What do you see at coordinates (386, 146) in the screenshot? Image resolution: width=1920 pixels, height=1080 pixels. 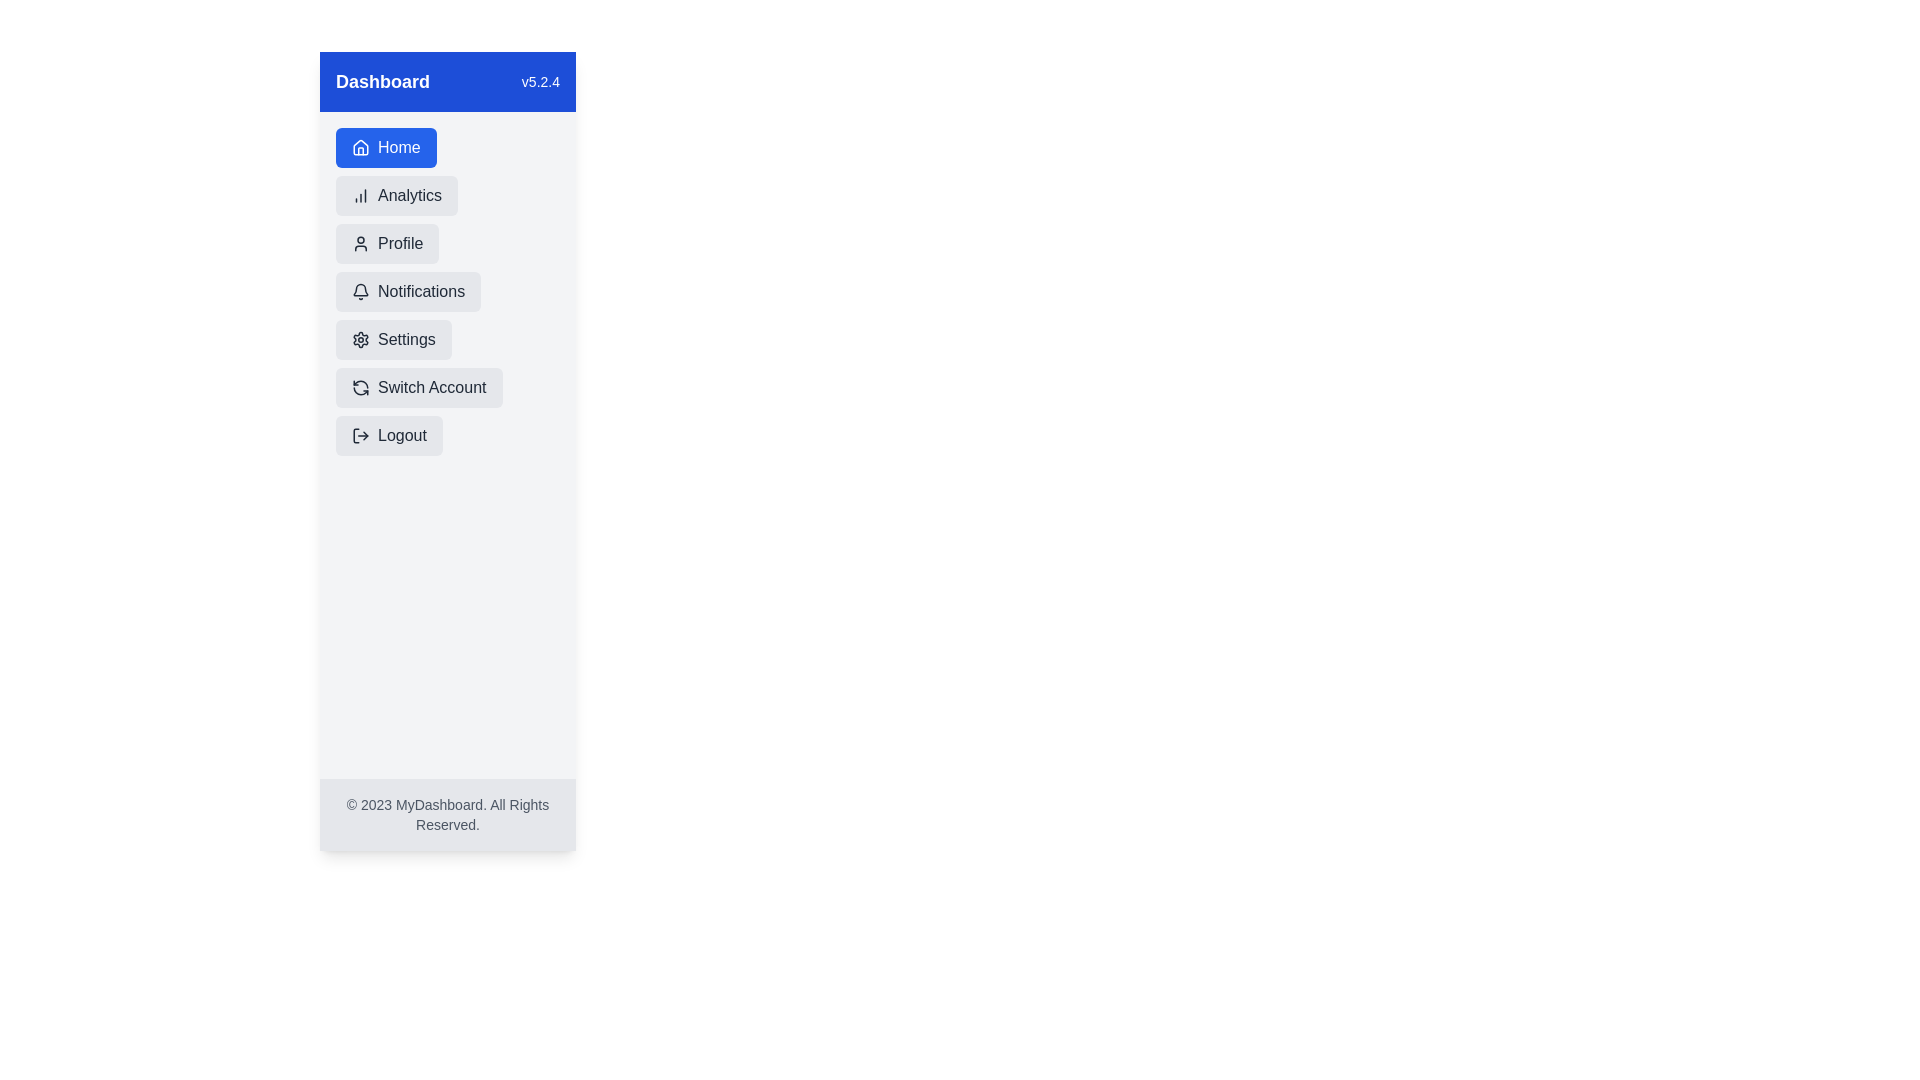 I see `the navigation button located at the top of the left sidebar` at bounding box center [386, 146].